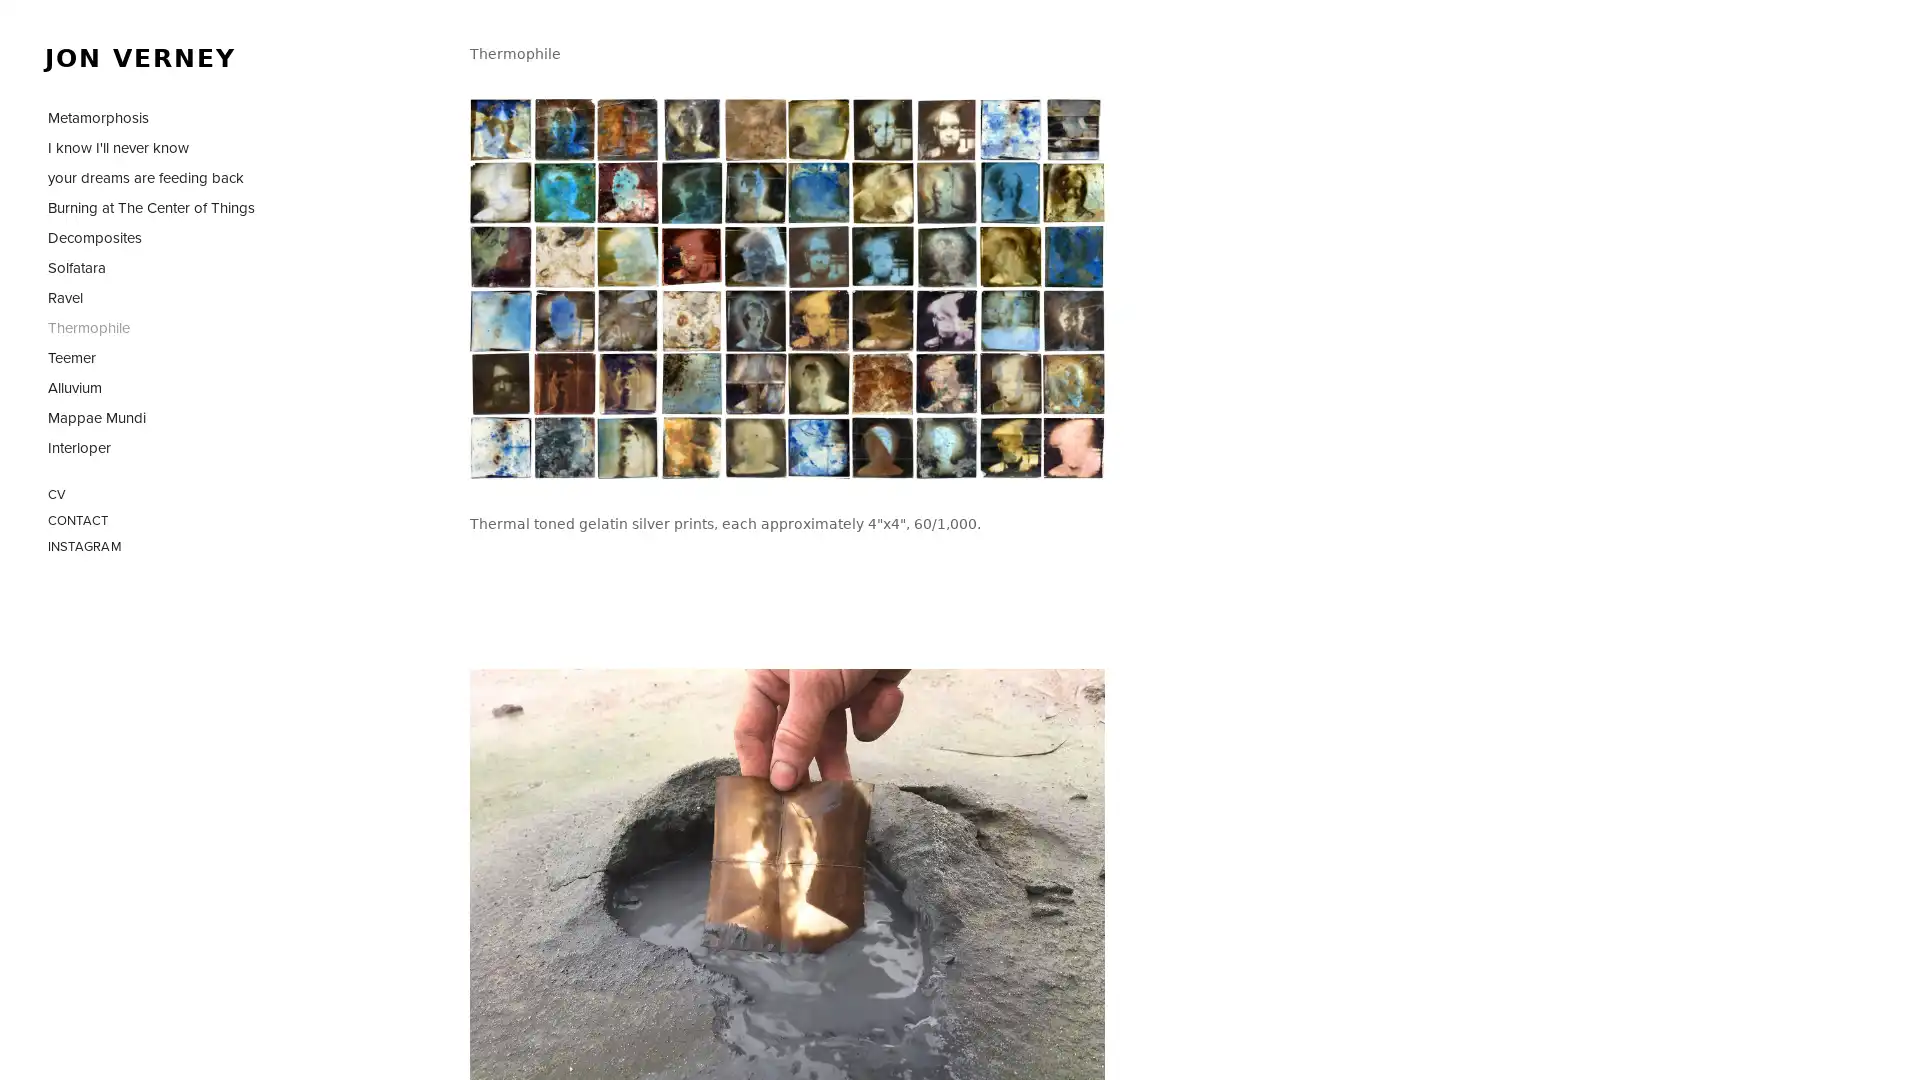 The image size is (1920, 1080). What do you see at coordinates (627, 446) in the screenshot?
I see `View fullsize jon_verney_thermophile_54.jpg` at bounding box center [627, 446].